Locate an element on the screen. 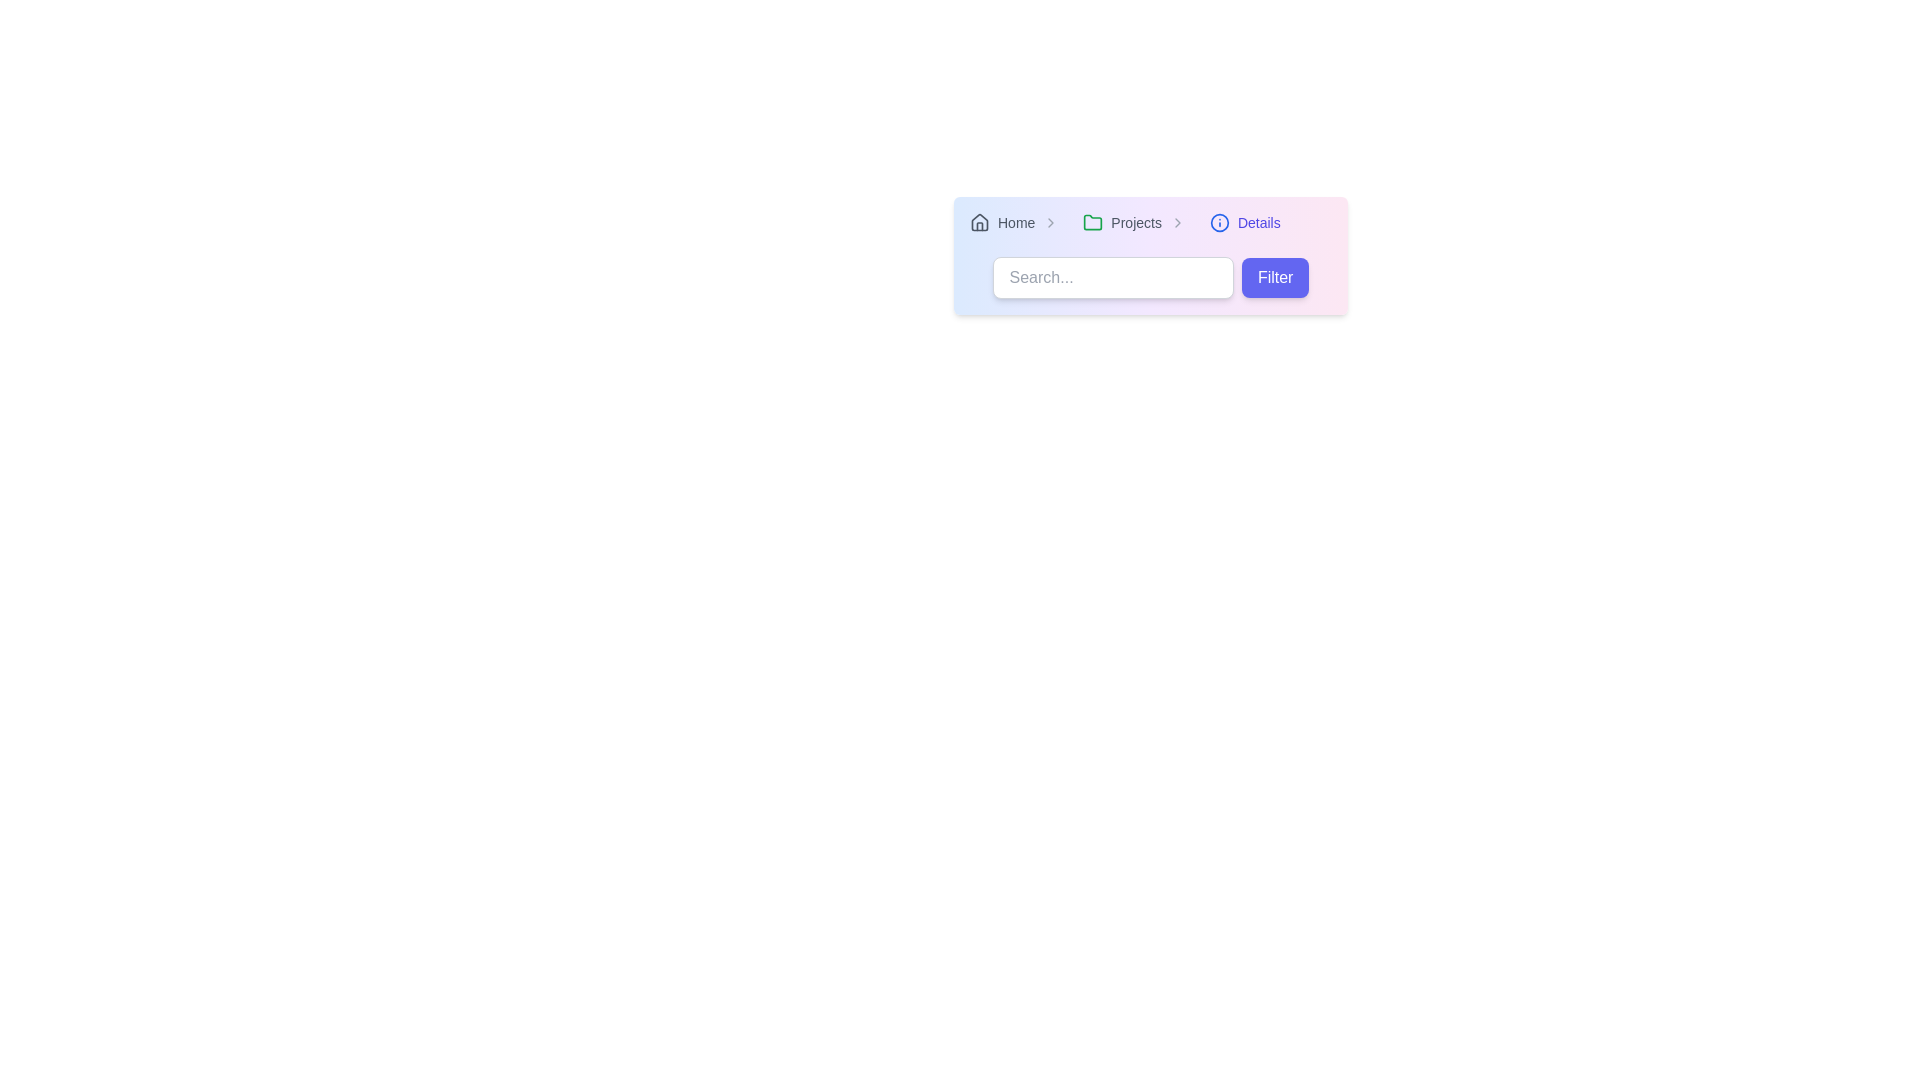 Image resolution: width=1920 pixels, height=1080 pixels. the home icon in the breadcrumb navigation, which is represented as a house shape with a triangular roof and rectangular base, located at the upper left corner of the interface is located at coordinates (979, 222).